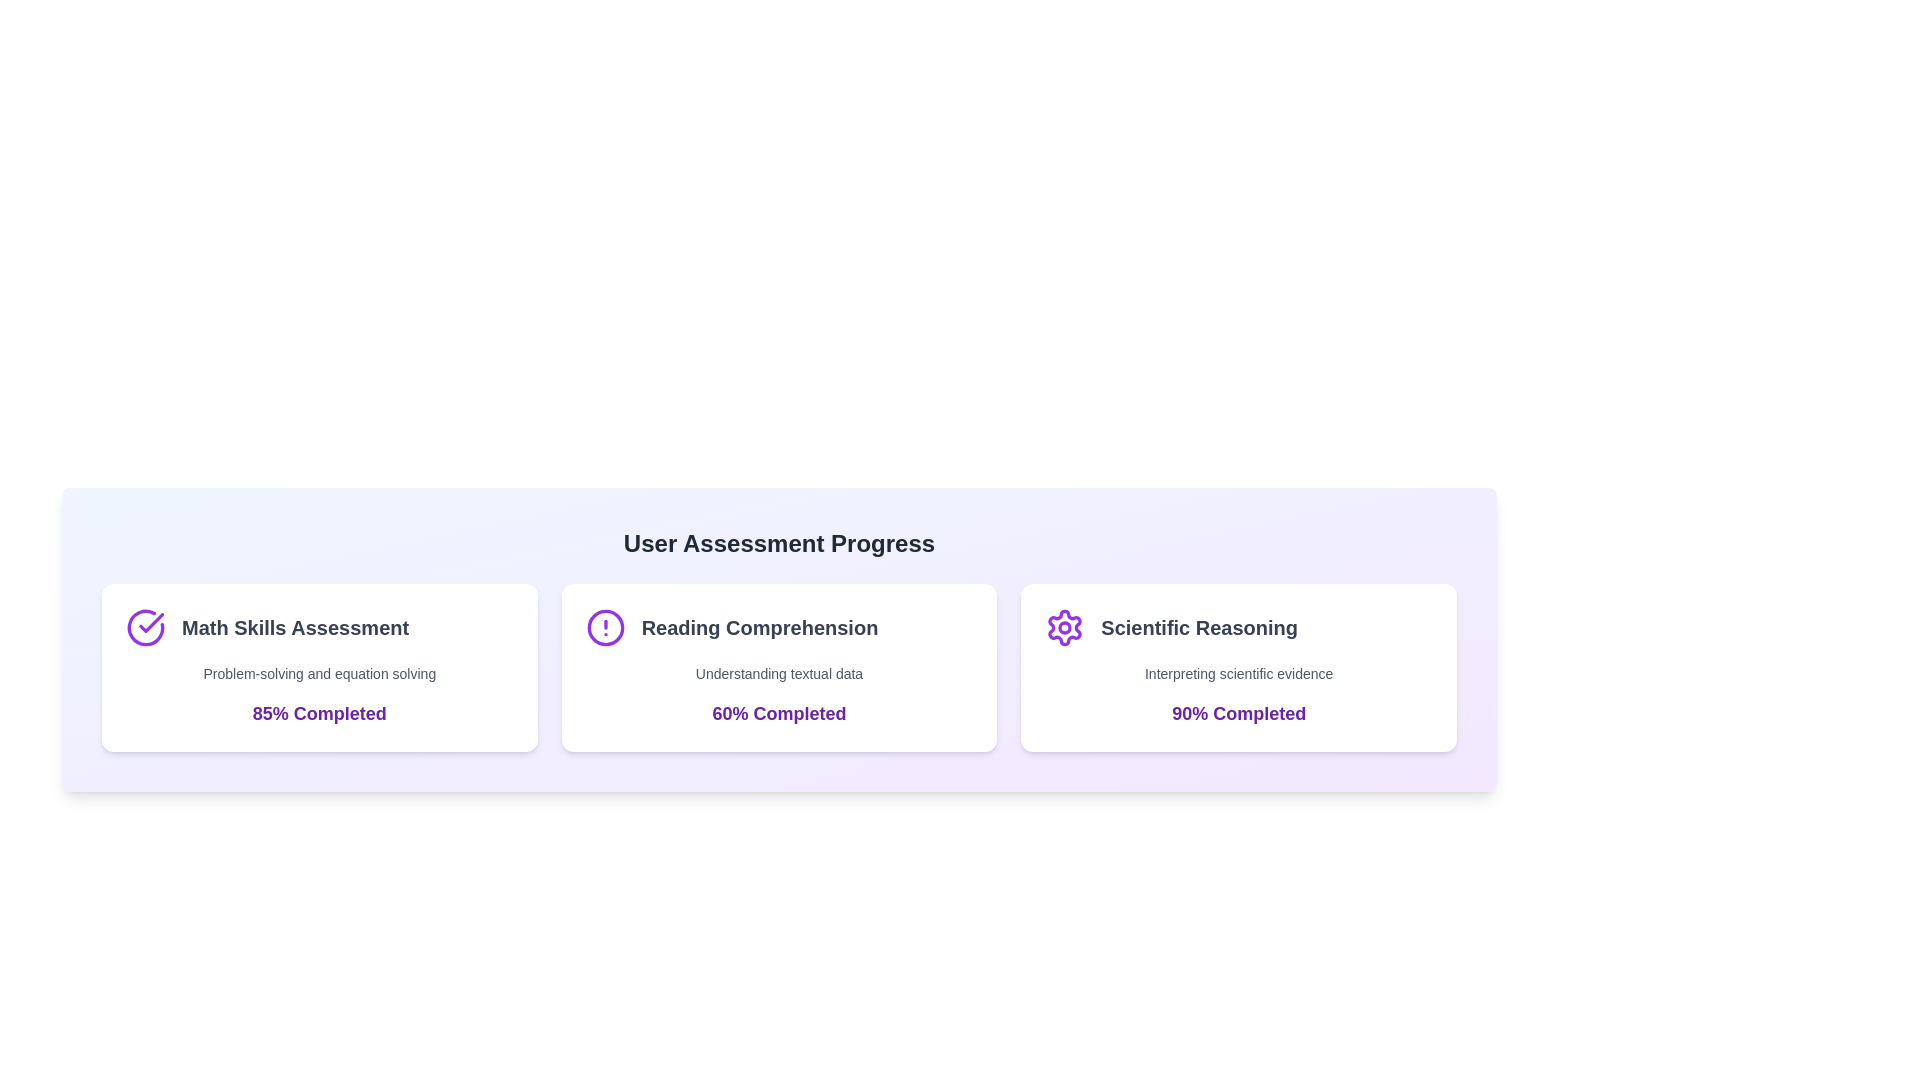 This screenshot has height=1080, width=1920. What do you see at coordinates (778, 543) in the screenshot?
I see `the header text 'User Assessment Progress', which is styled in bold dark gray on a light gradient background, located prominently at the top of the content box` at bounding box center [778, 543].